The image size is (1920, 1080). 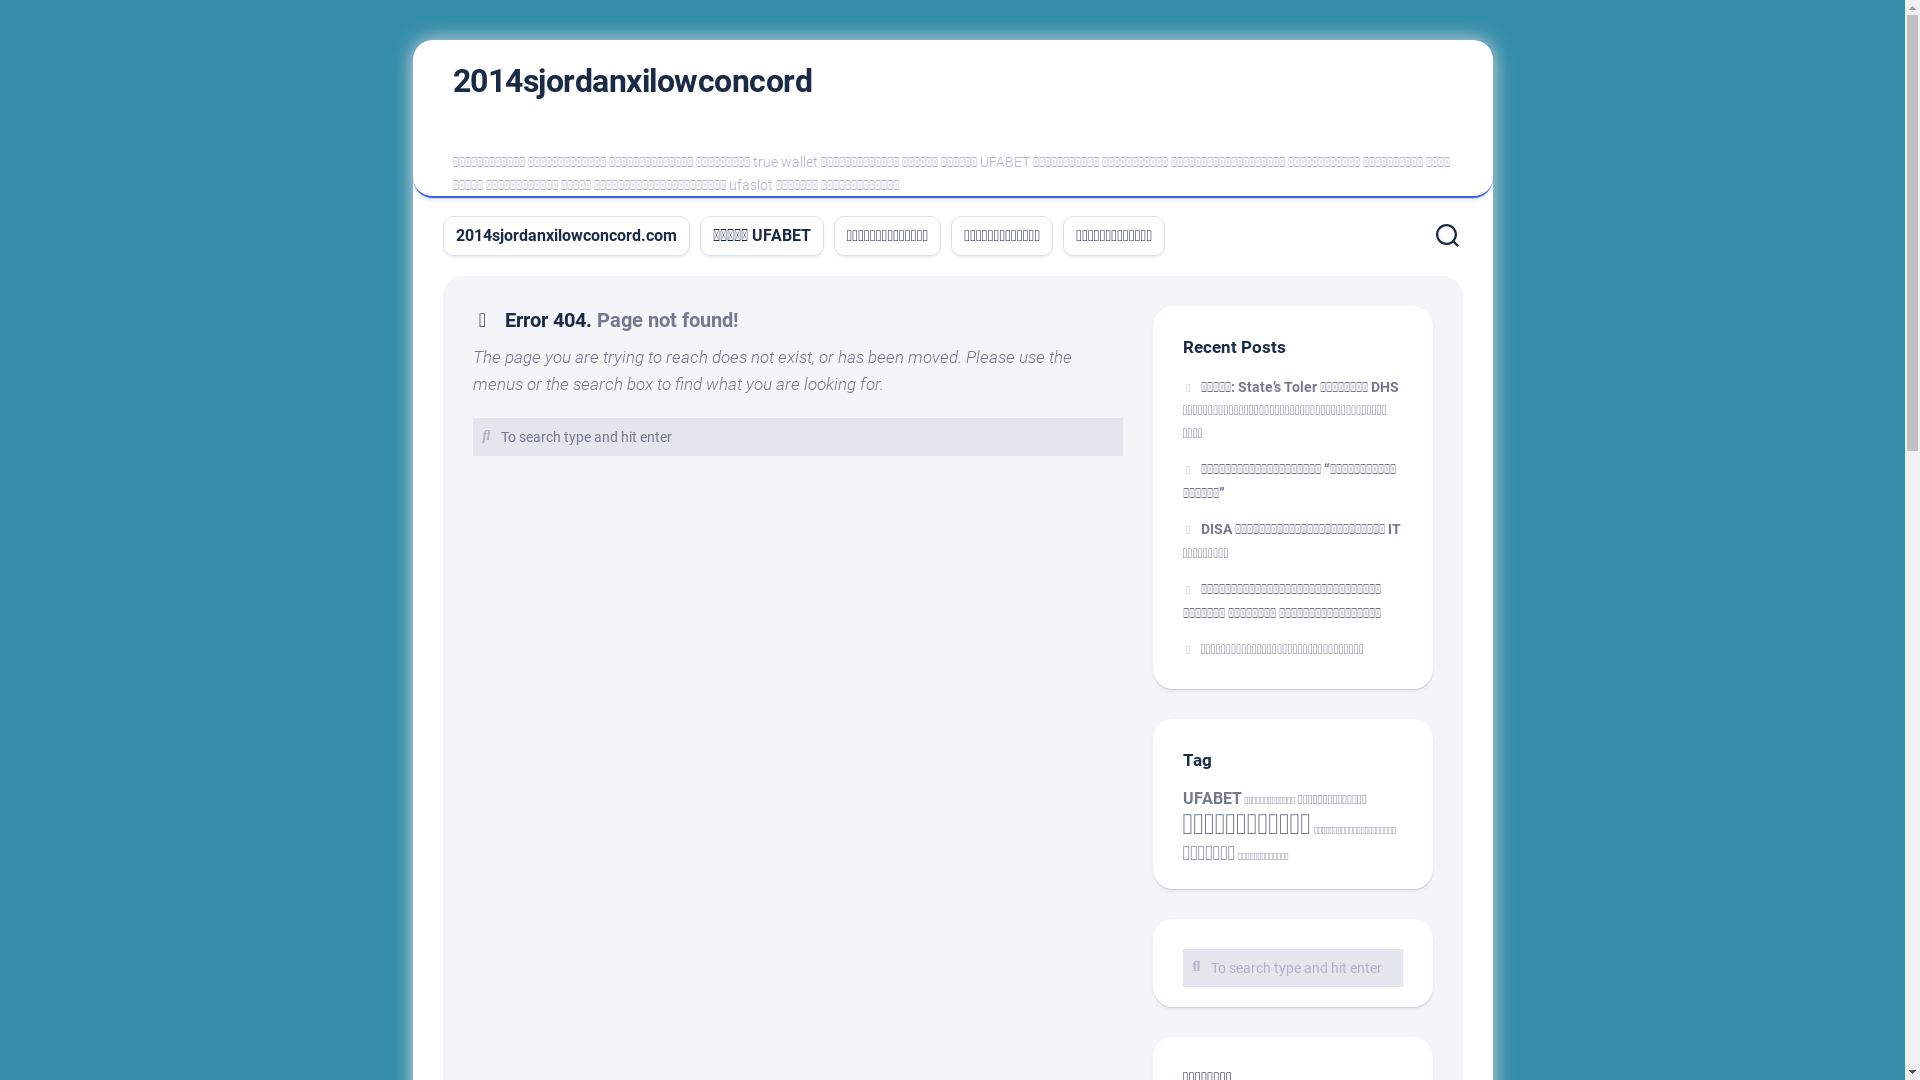 I want to click on '2014sjordanxilowconcord', so click(x=631, y=80).